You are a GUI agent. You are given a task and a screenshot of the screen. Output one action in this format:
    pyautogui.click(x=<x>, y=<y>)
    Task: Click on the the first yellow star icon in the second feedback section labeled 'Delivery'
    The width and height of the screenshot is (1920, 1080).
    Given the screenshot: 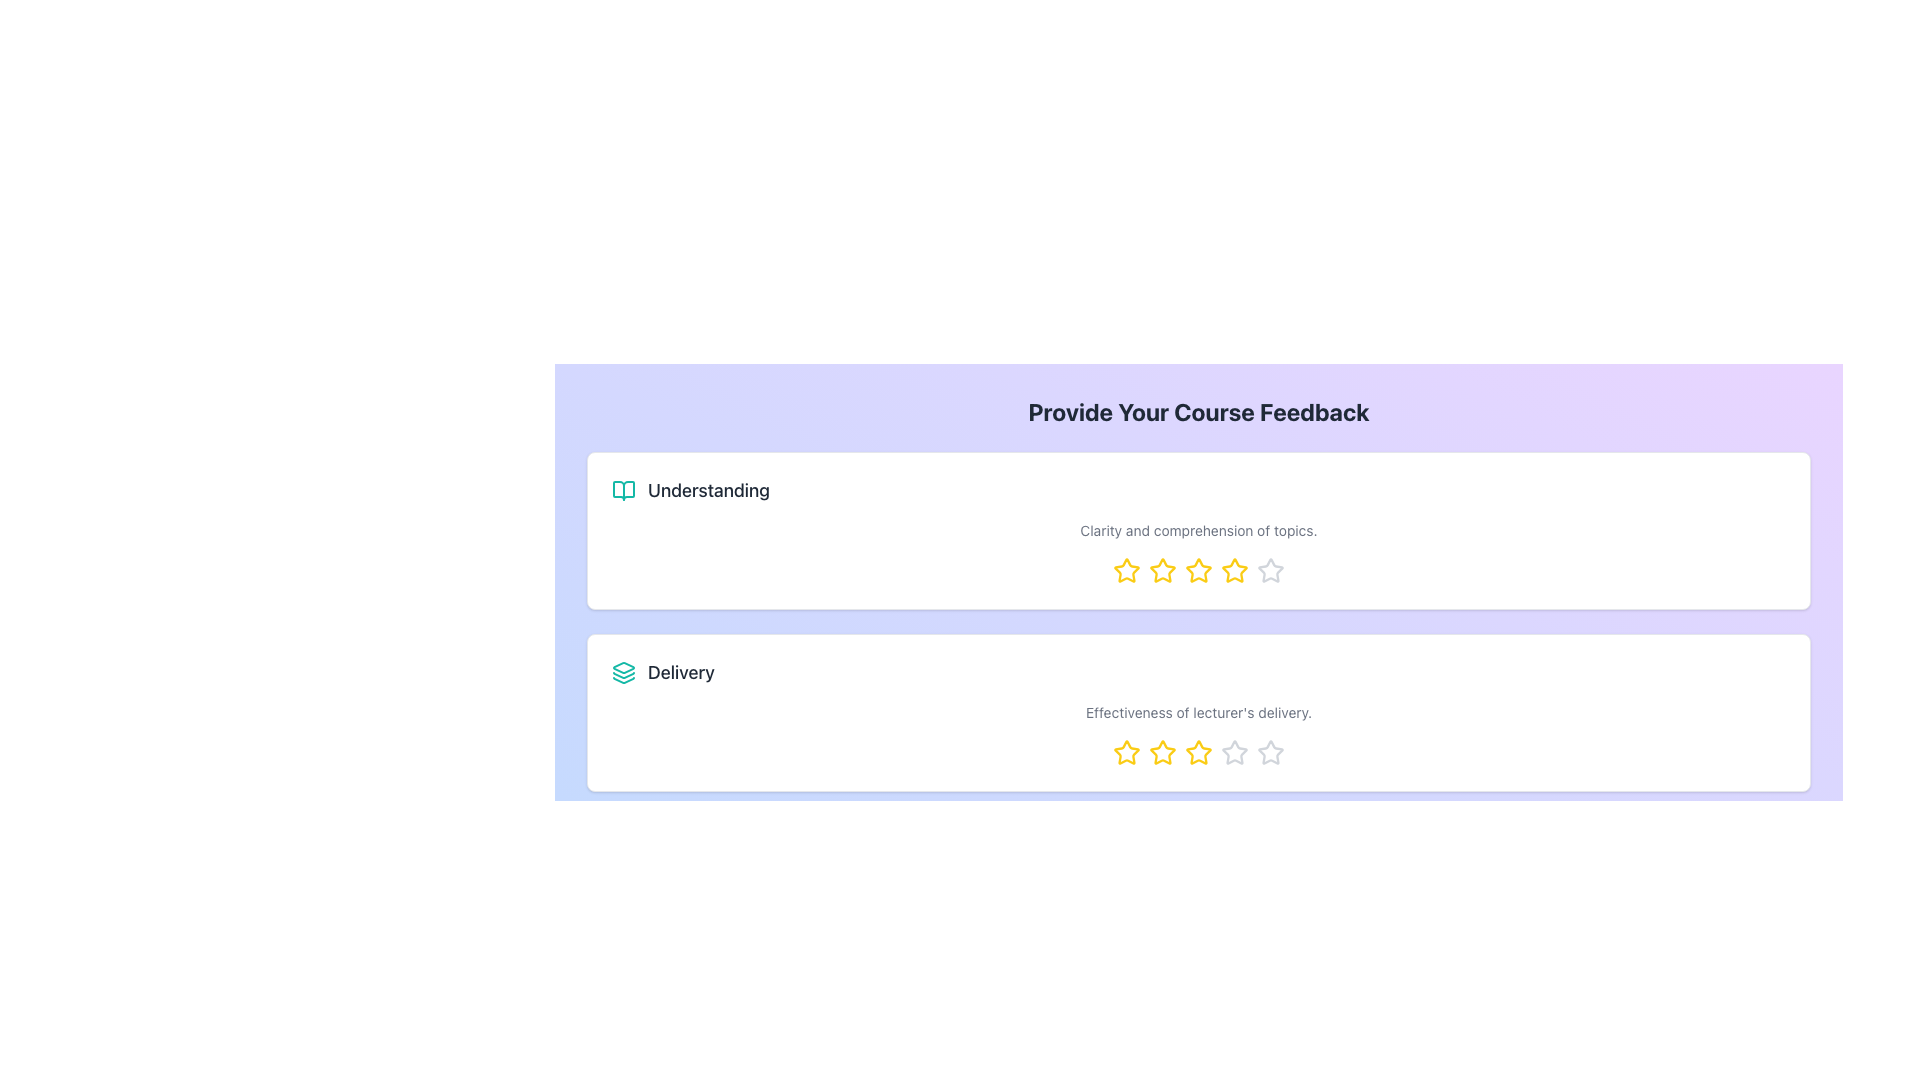 What is the action you would take?
    pyautogui.click(x=1127, y=752)
    